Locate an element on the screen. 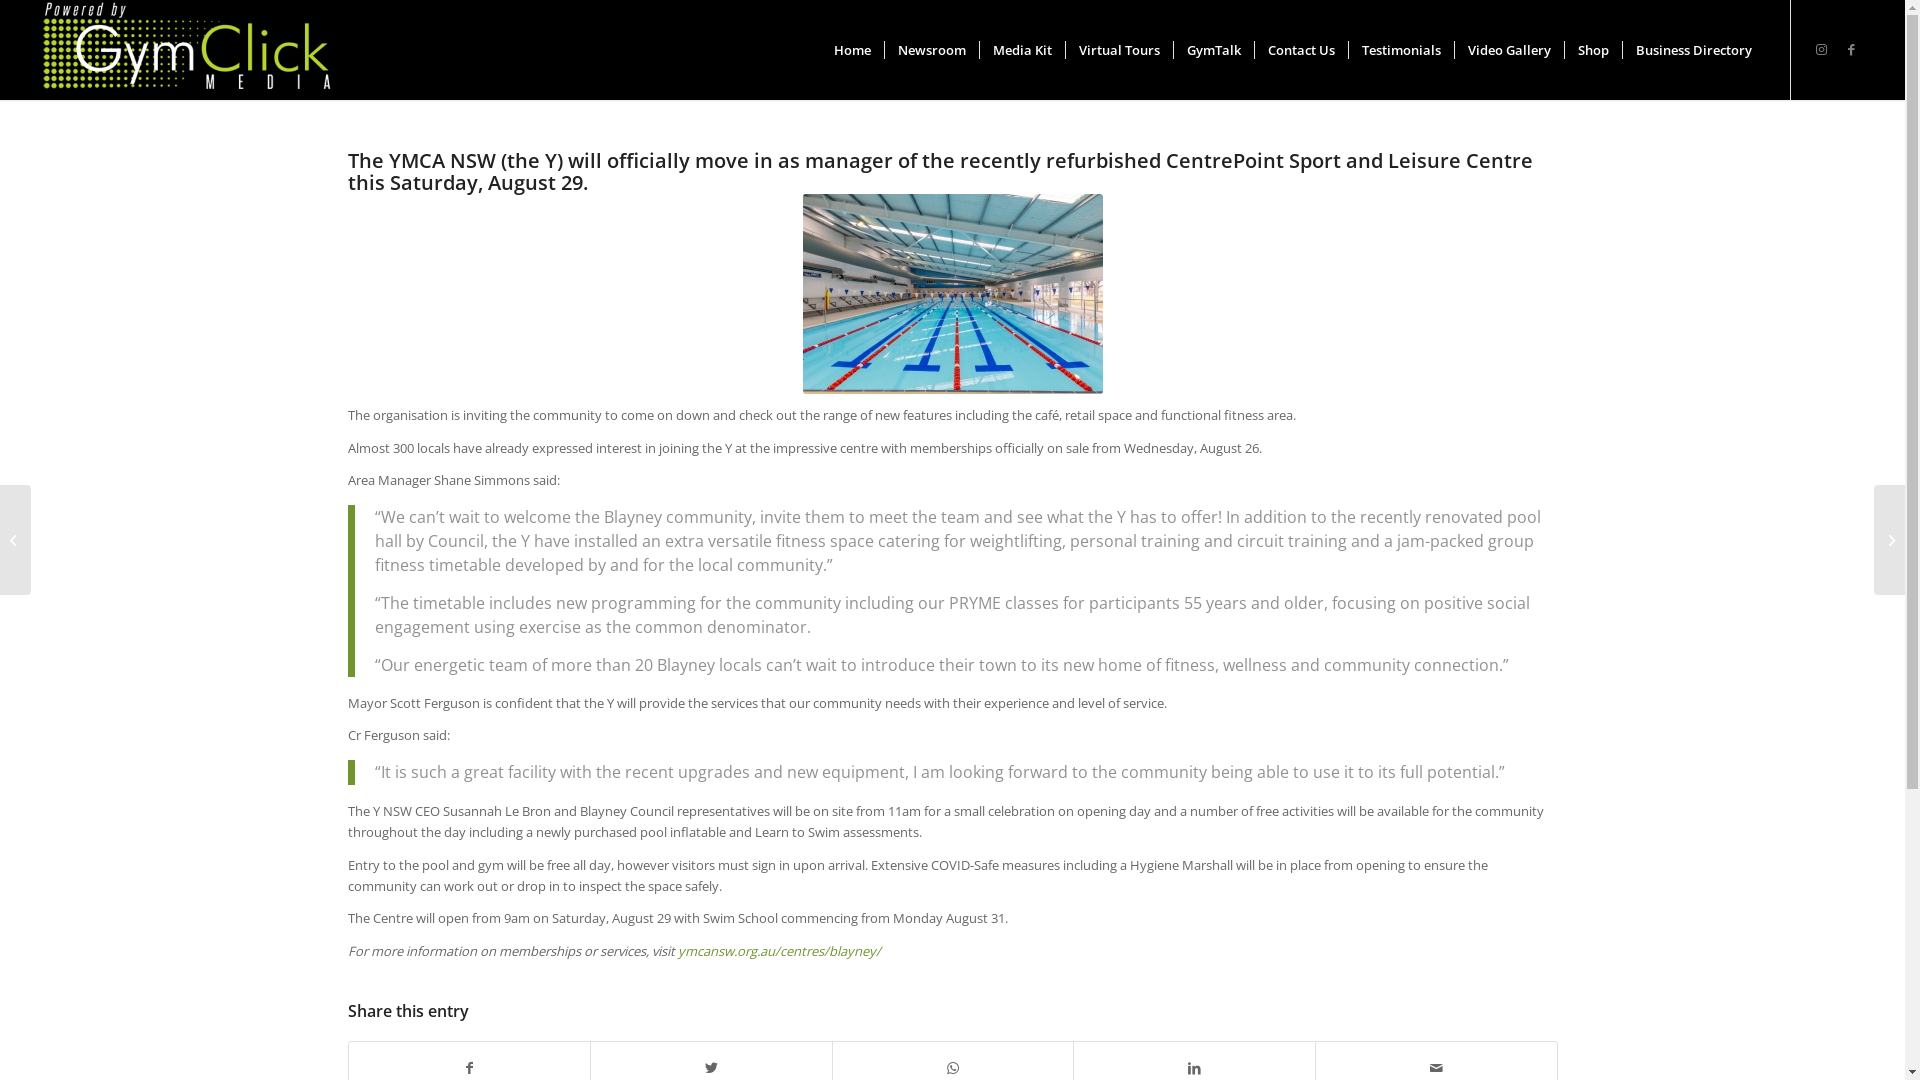 The image size is (1920, 1080). 'Media Kit' is located at coordinates (1022, 49).